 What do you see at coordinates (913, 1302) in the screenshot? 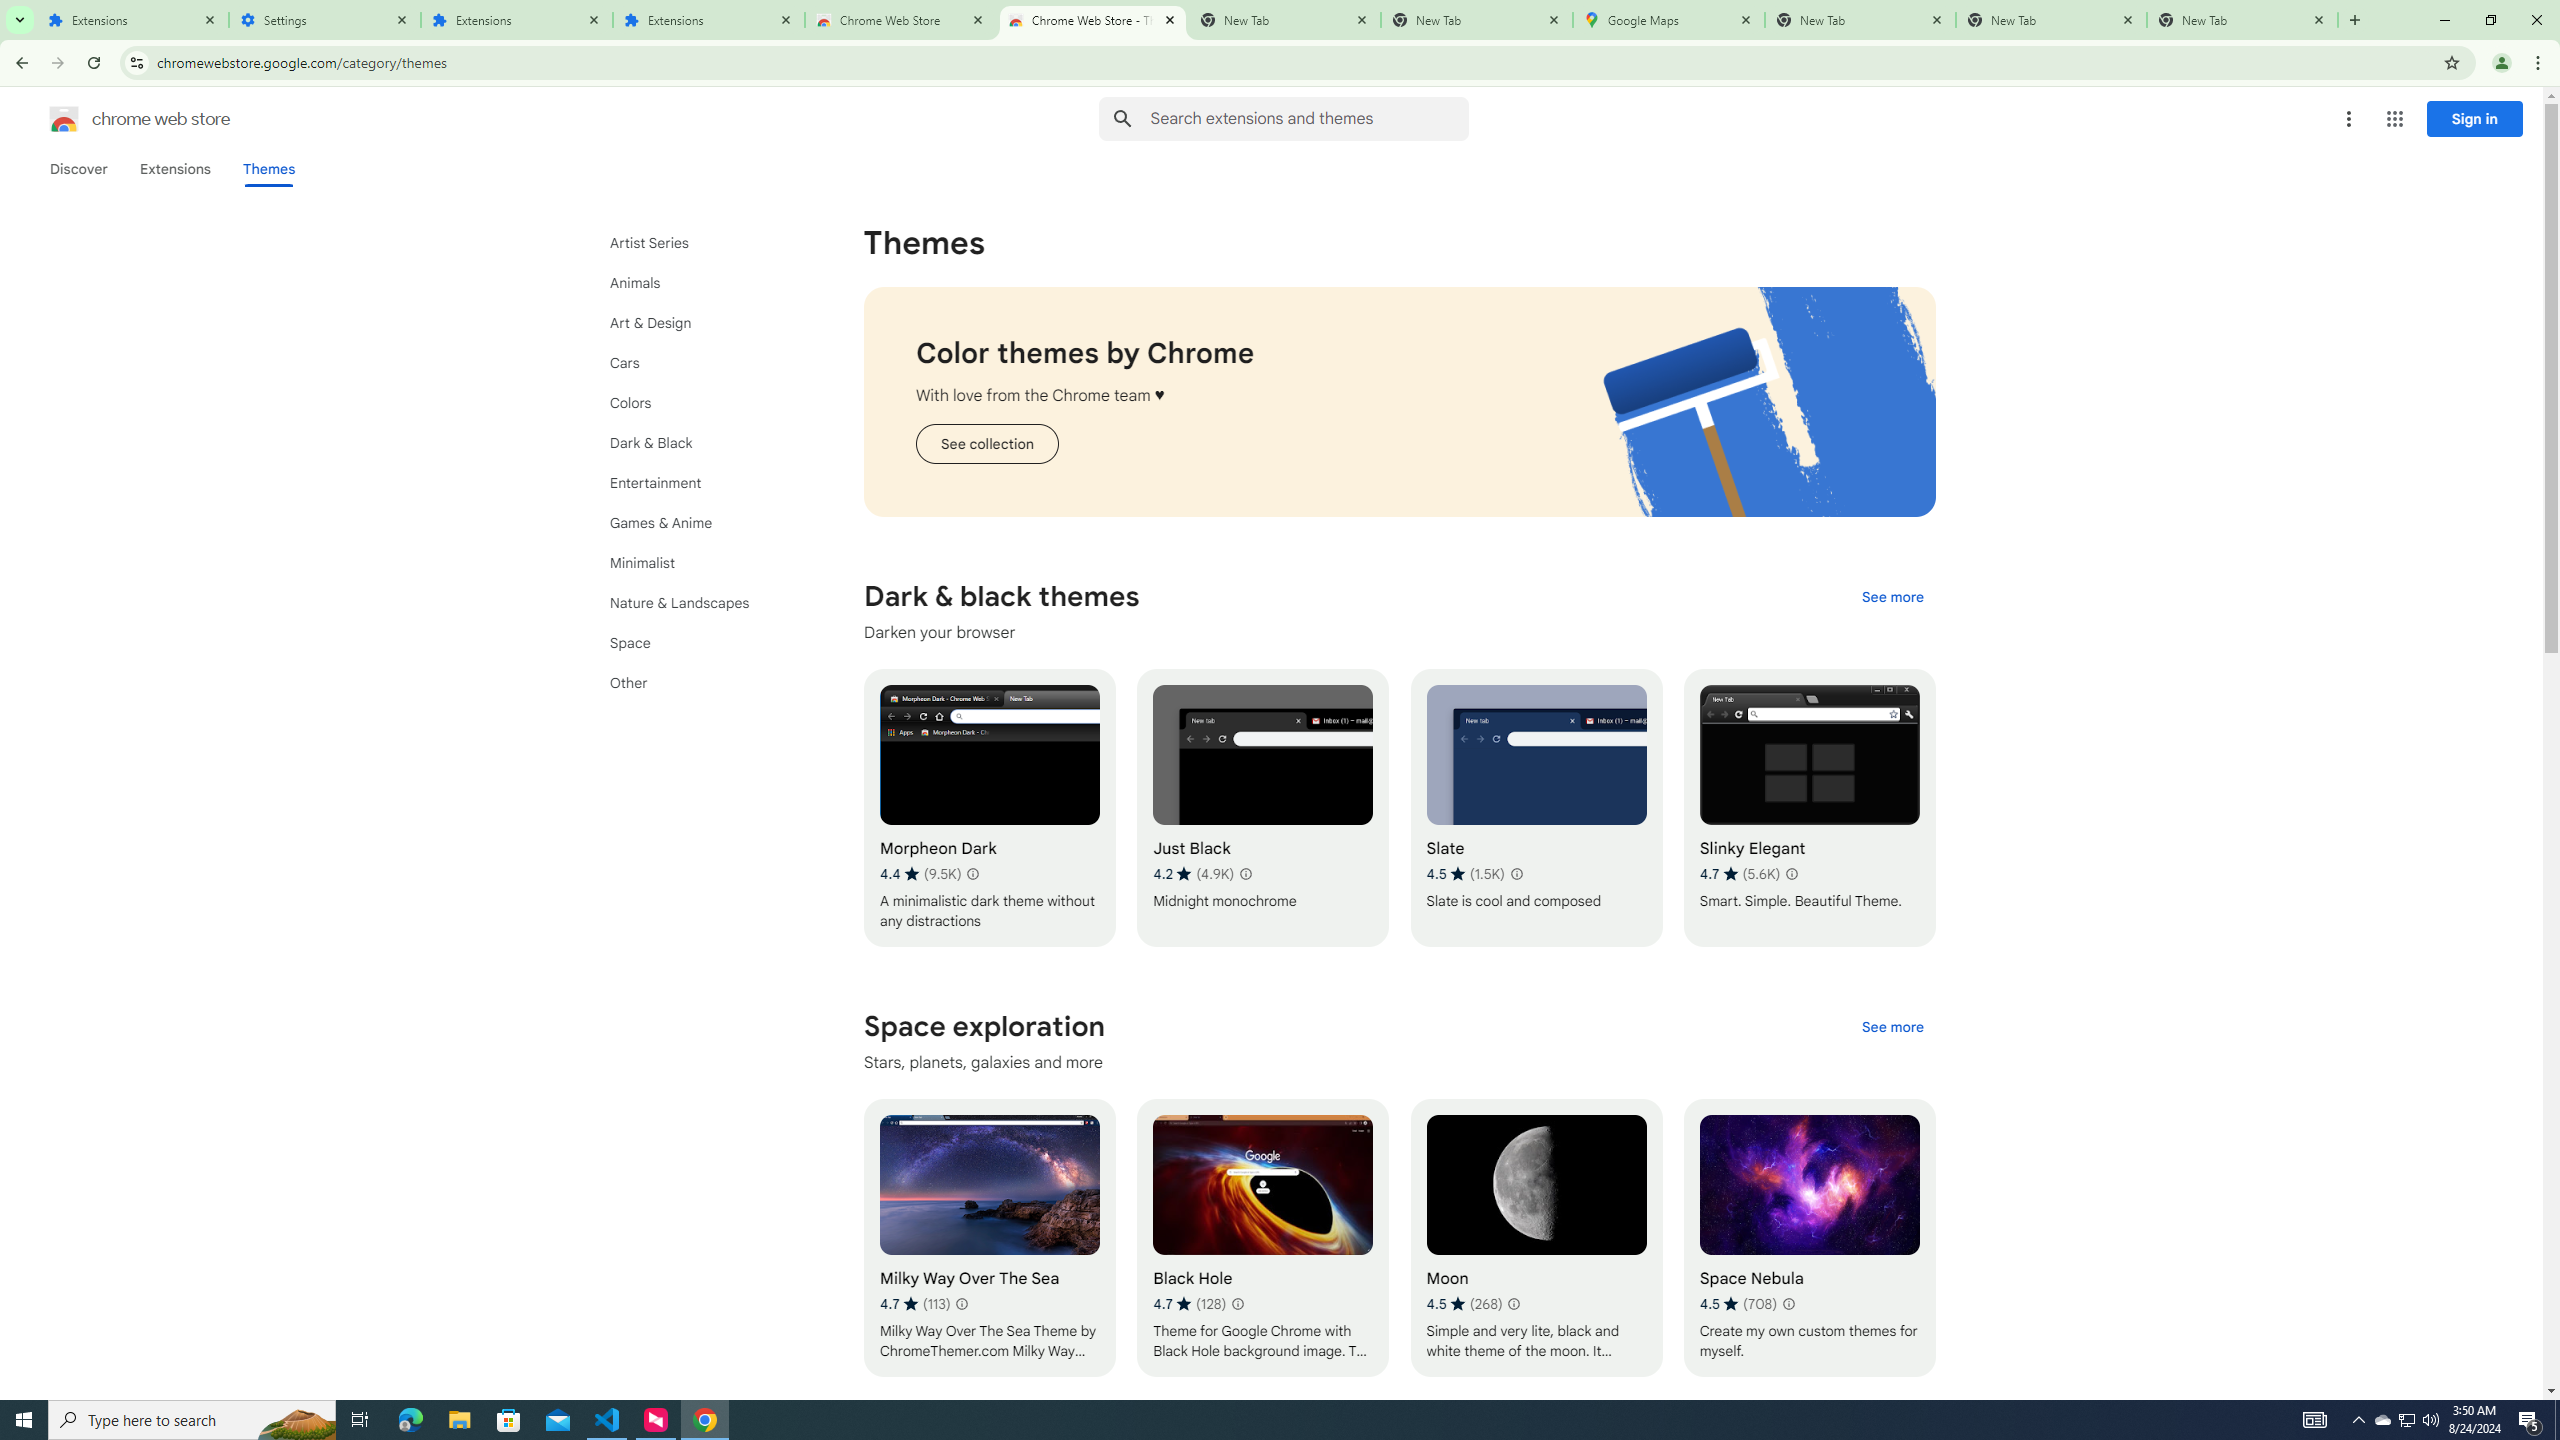
I see `'Average rating 4.7 out of 5 stars. 113 ratings.'` at bounding box center [913, 1302].